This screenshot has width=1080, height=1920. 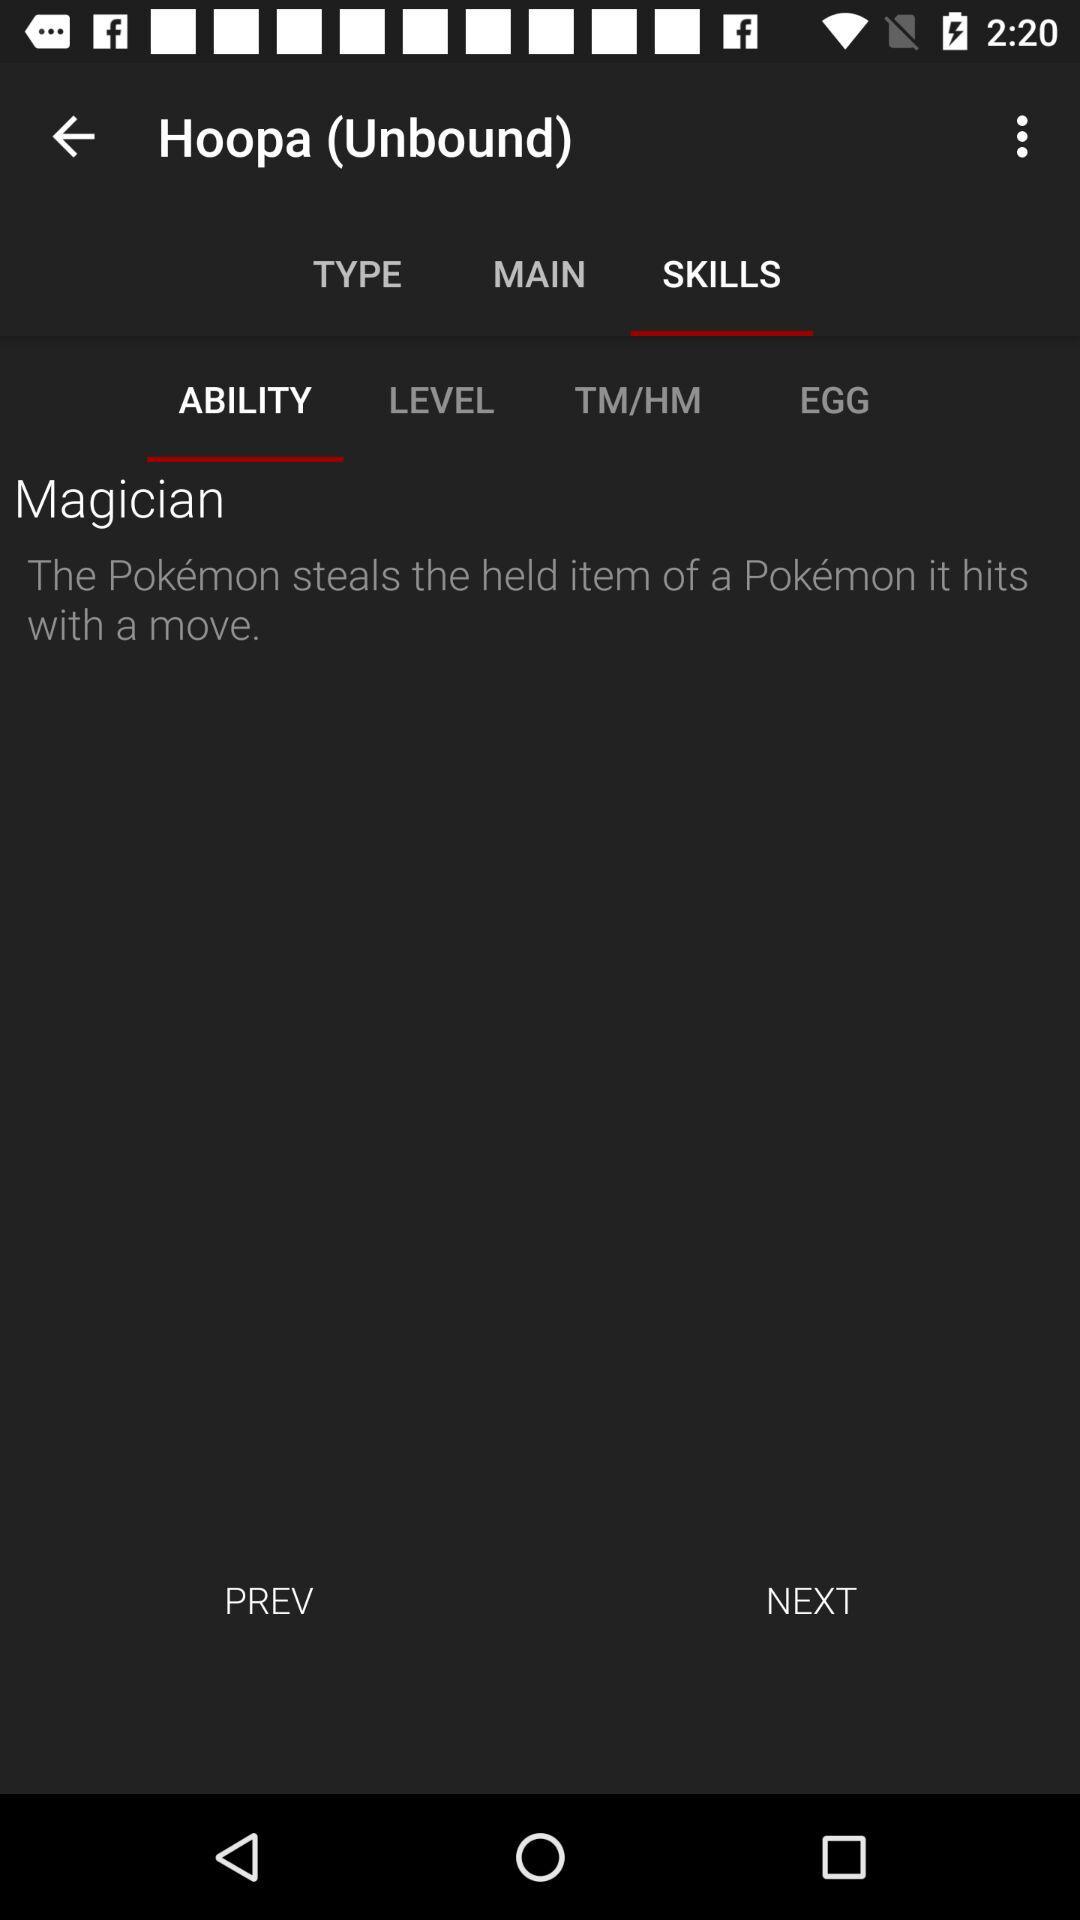 What do you see at coordinates (1027, 135) in the screenshot?
I see `the icon to the right of the hoopa (unbound) item` at bounding box center [1027, 135].